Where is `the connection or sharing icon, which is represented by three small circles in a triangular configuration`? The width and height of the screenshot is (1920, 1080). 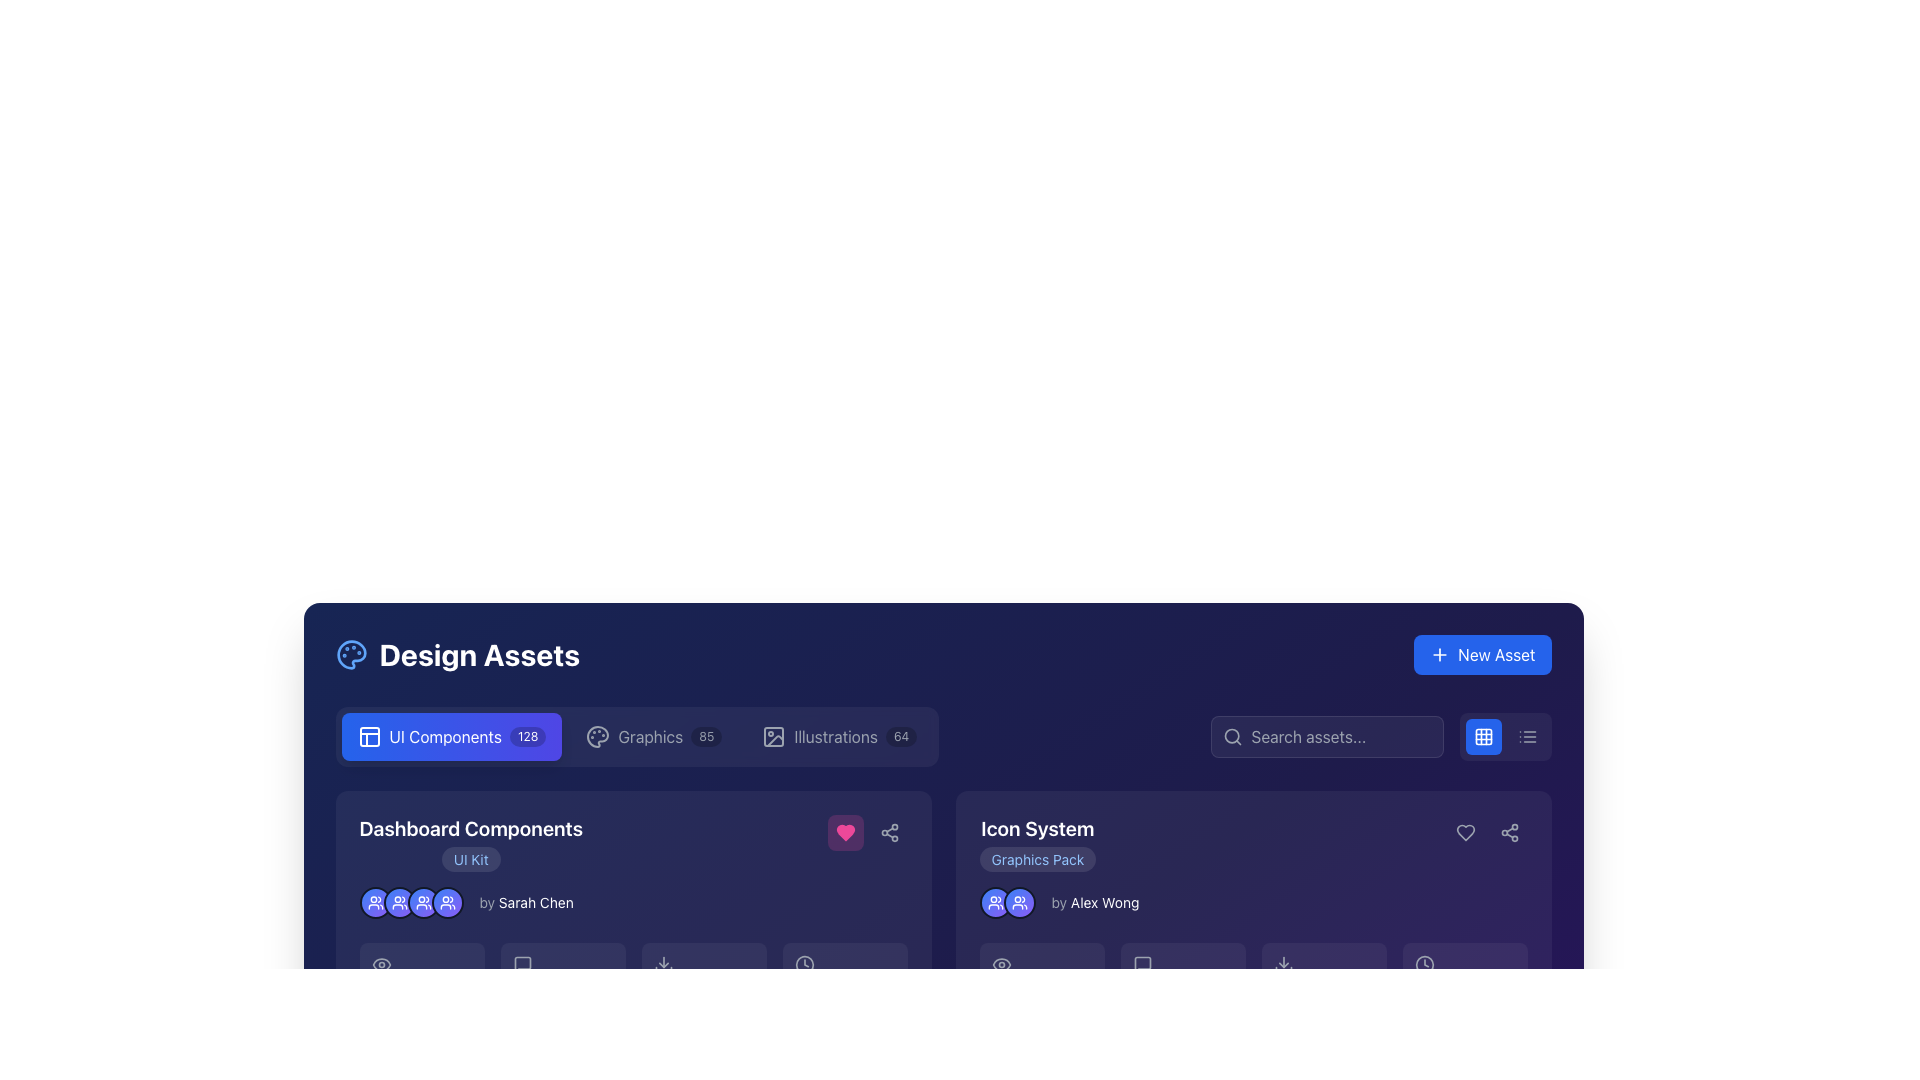 the connection or sharing icon, which is represented by three small circles in a triangular configuration is located at coordinates (1509, 833).